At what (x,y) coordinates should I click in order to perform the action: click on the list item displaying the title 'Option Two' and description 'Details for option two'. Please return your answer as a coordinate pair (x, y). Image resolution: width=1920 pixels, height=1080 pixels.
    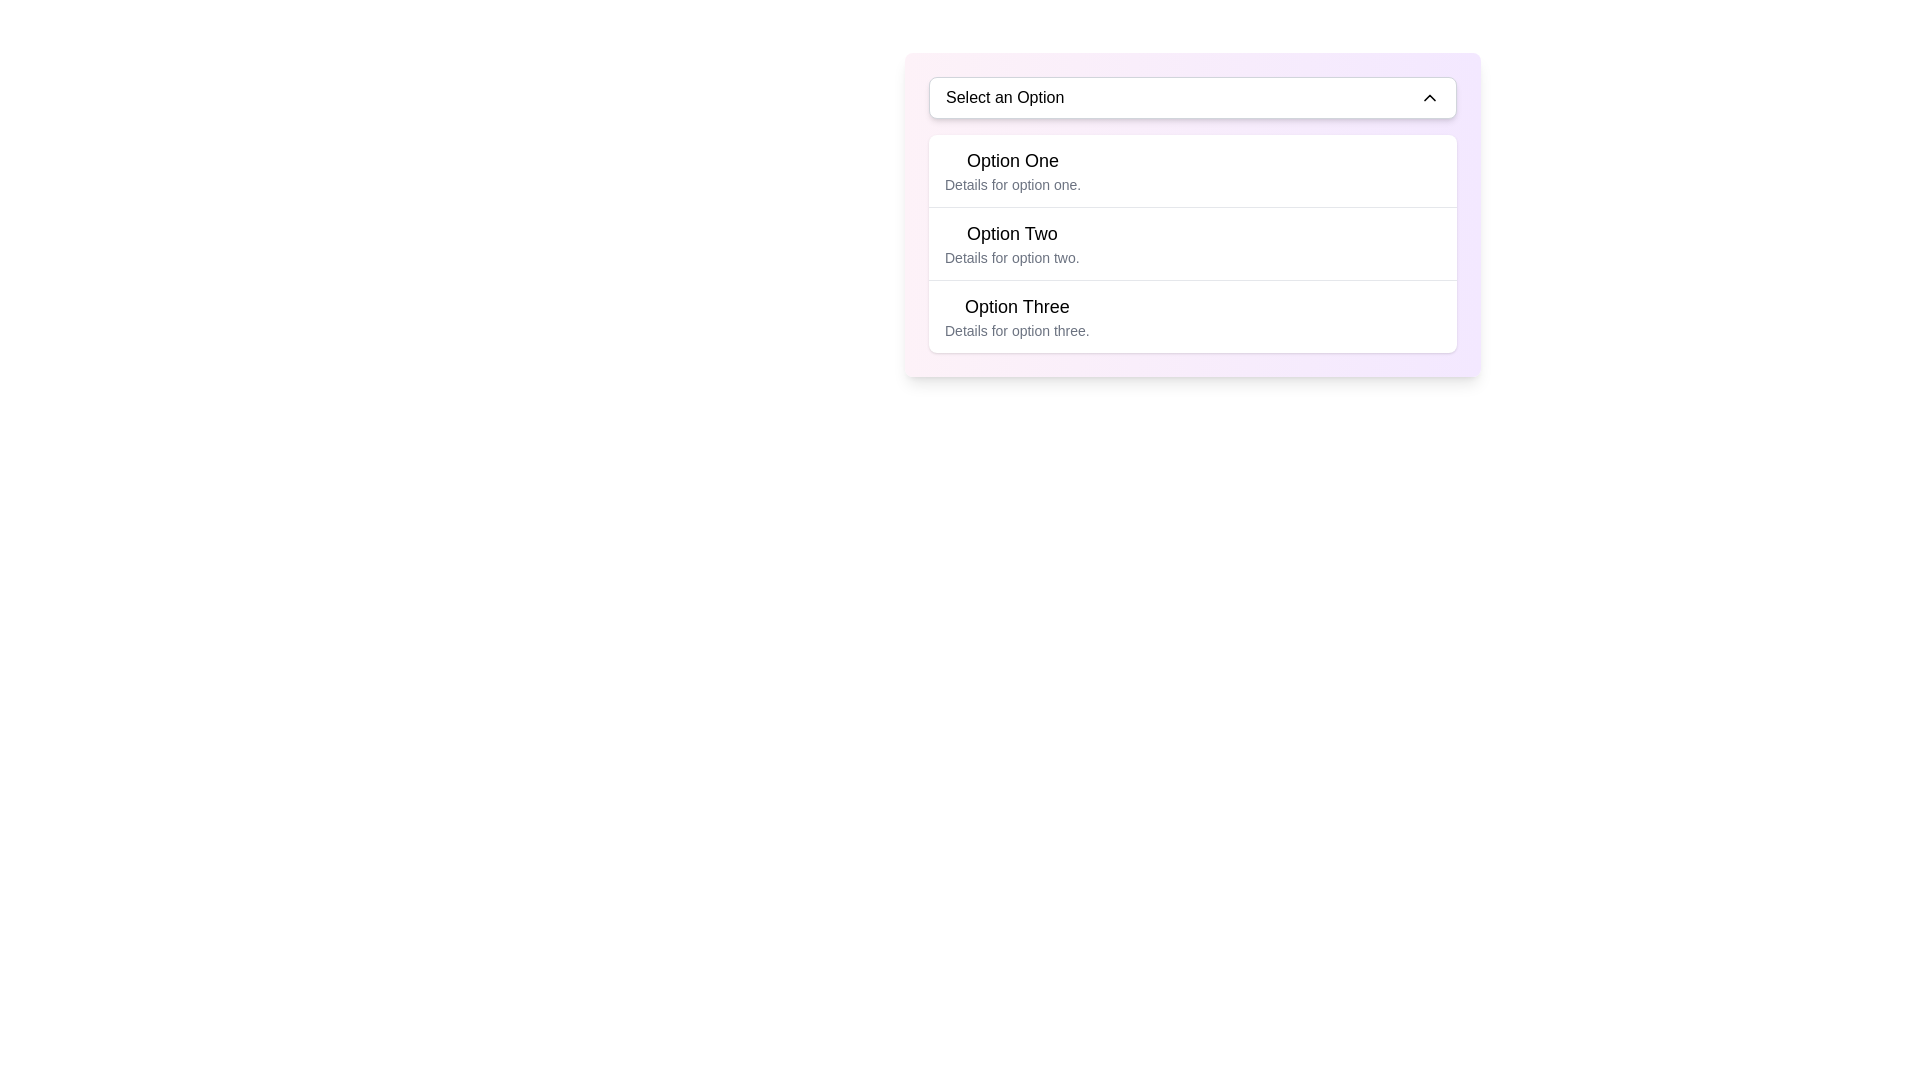
    Looking at the image, I should click on (1193, 242).